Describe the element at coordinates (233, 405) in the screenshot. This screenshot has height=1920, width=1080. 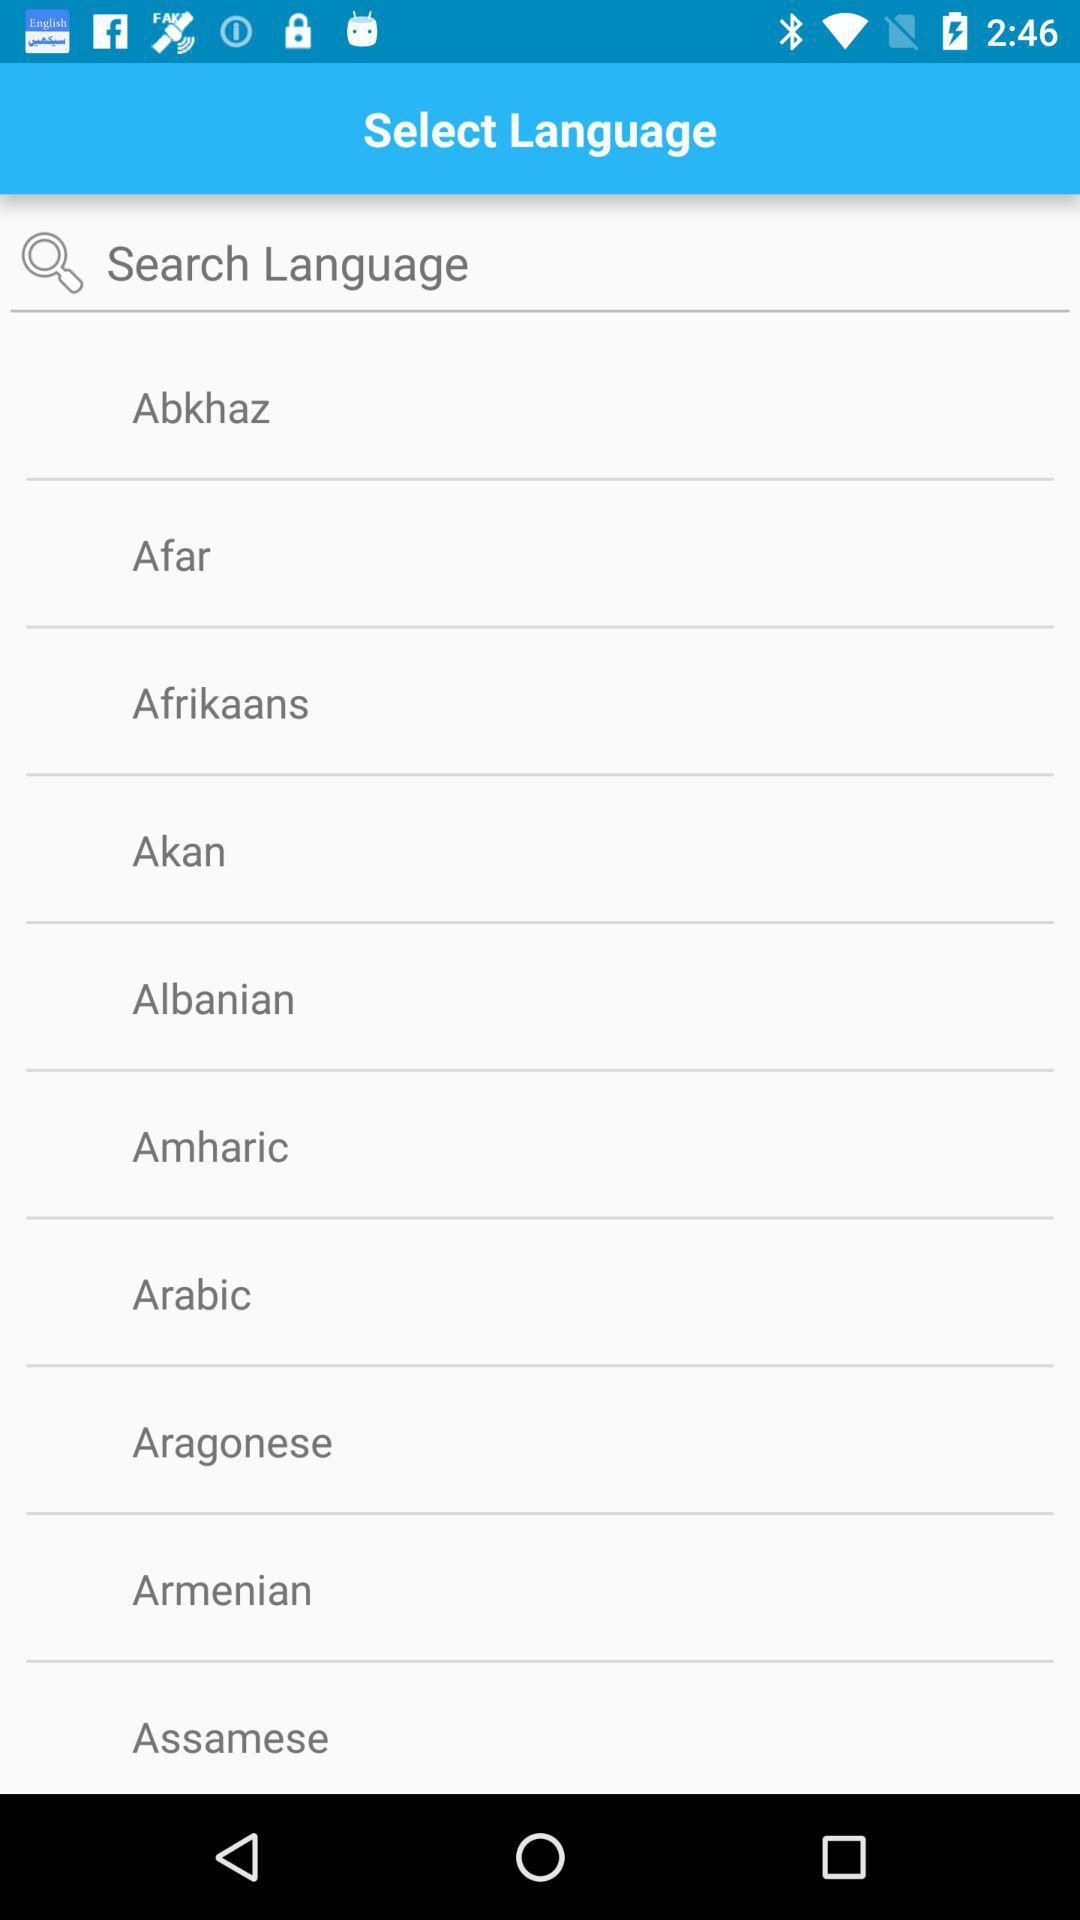
I see `abkhaz` at that location.